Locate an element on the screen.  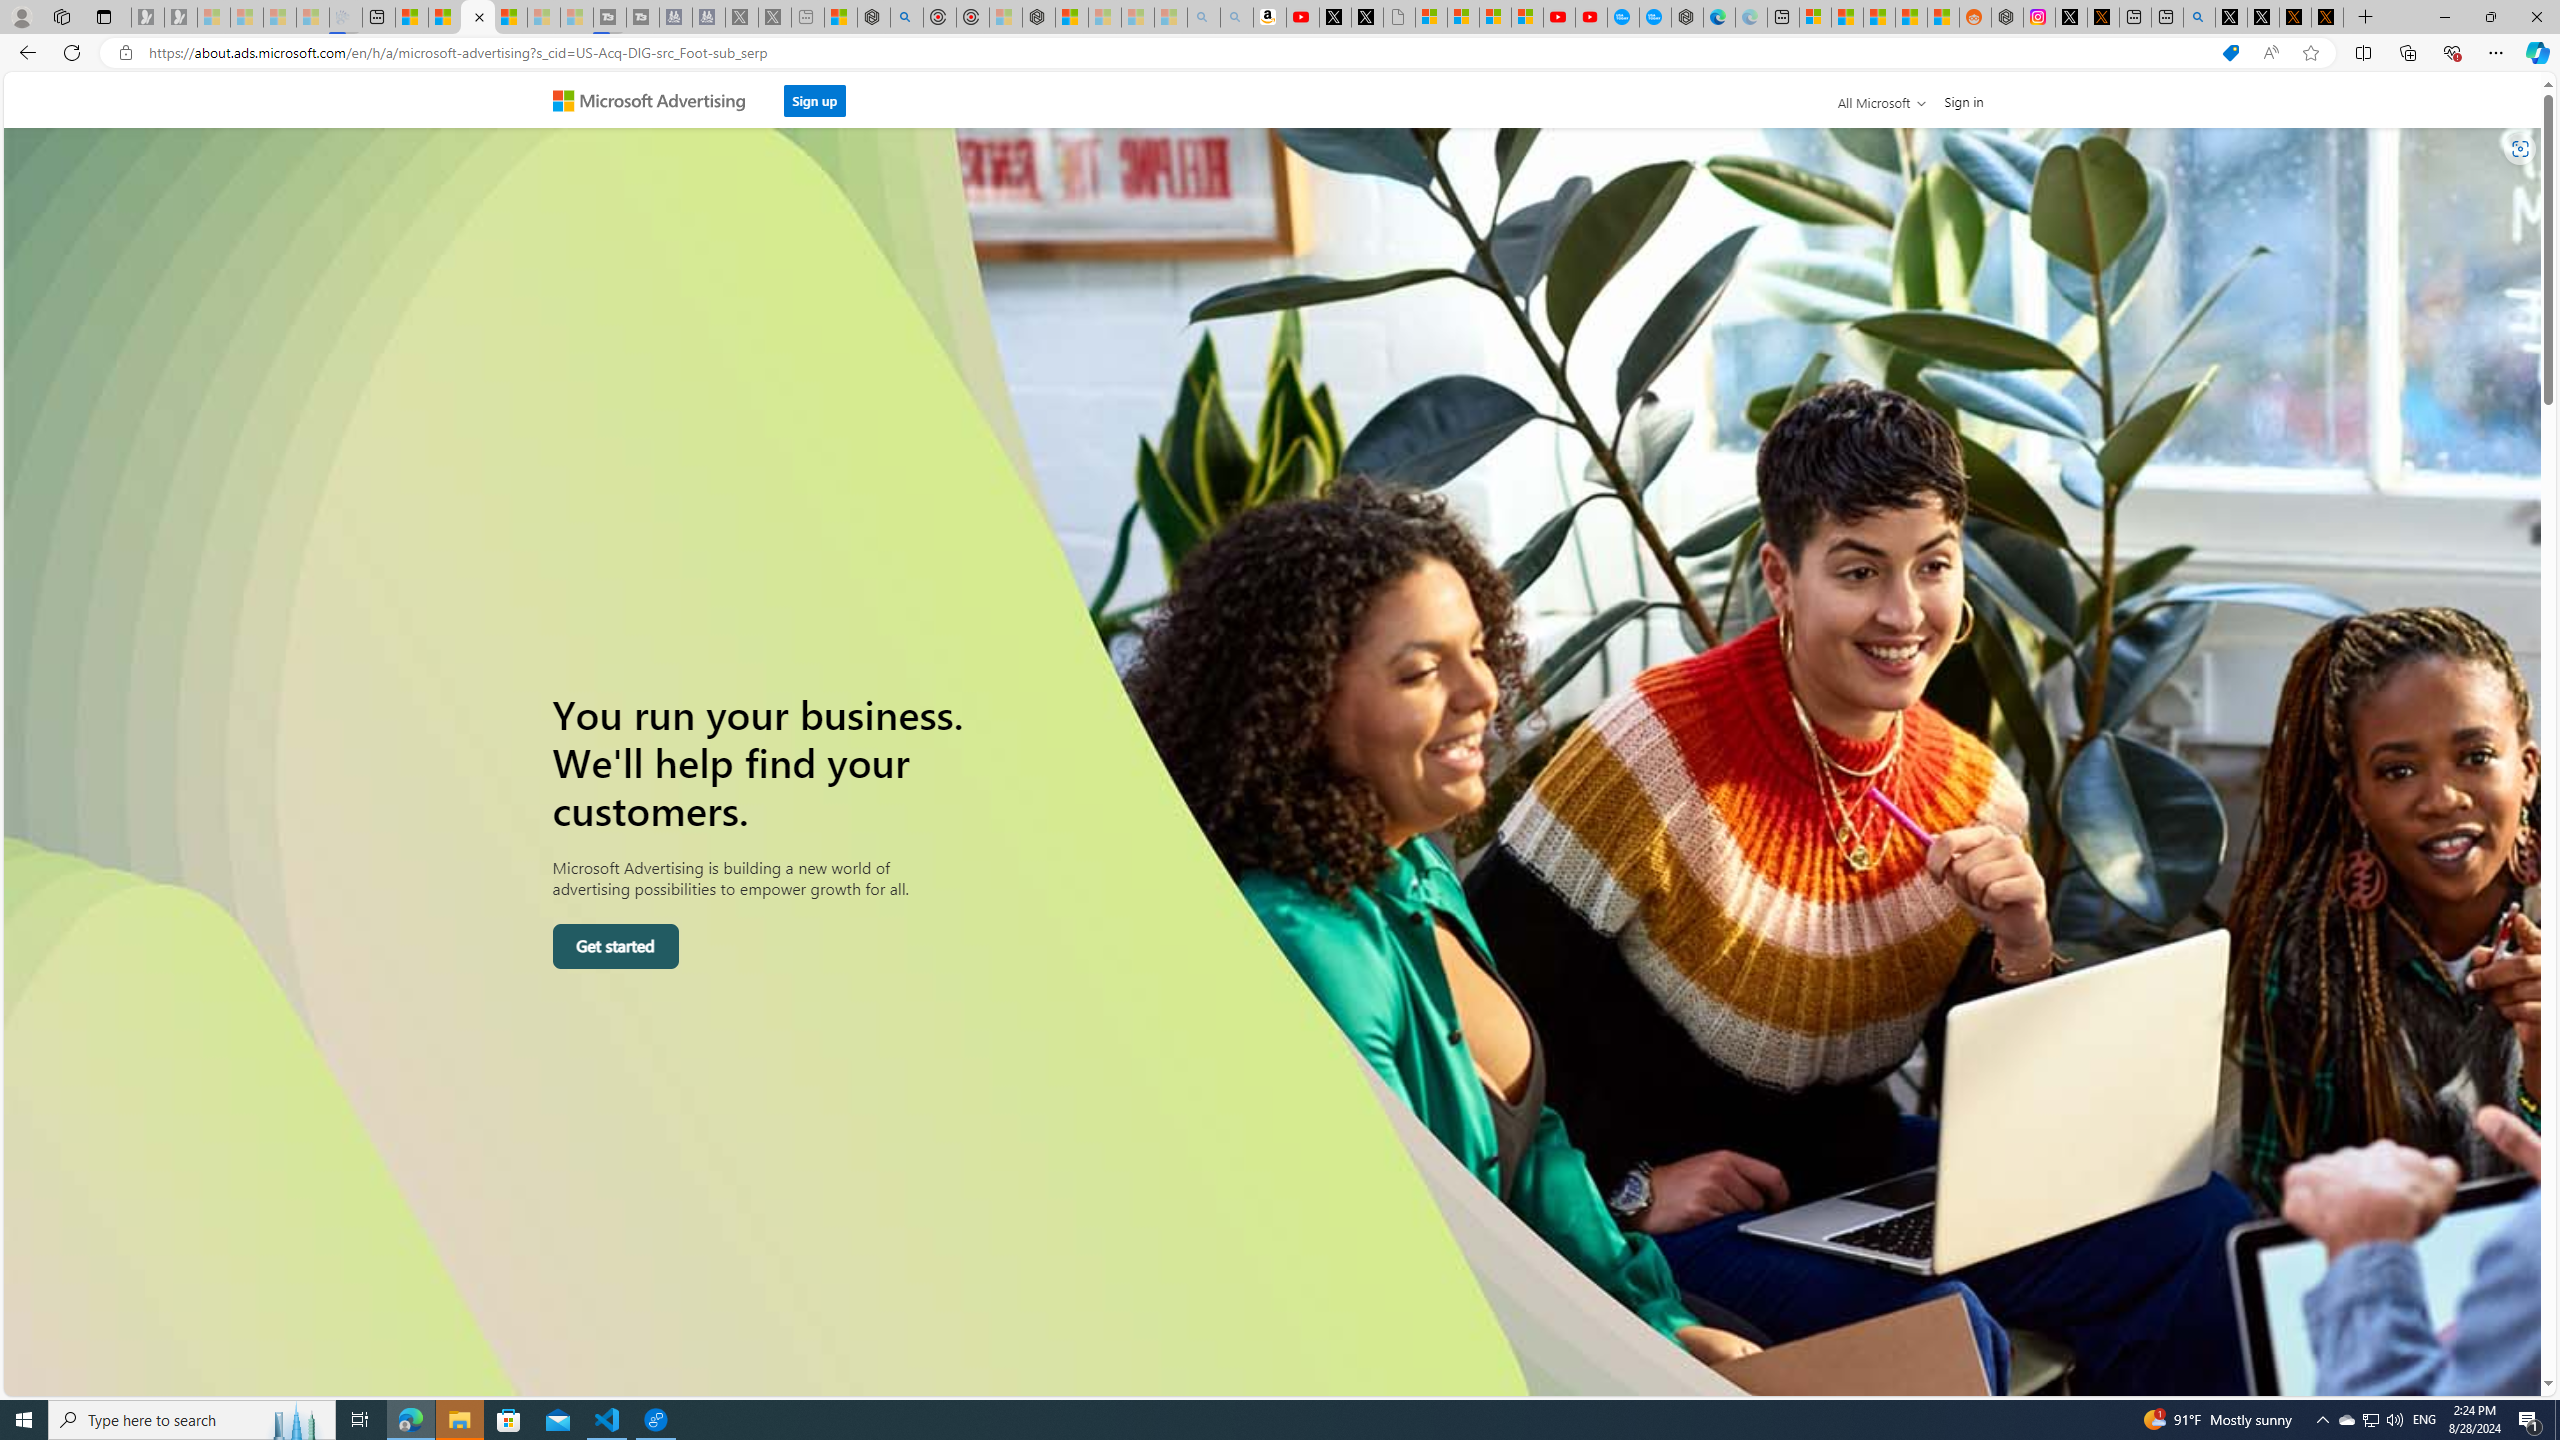
'Microsoft Advertising' is located at coordinates (656, 99).